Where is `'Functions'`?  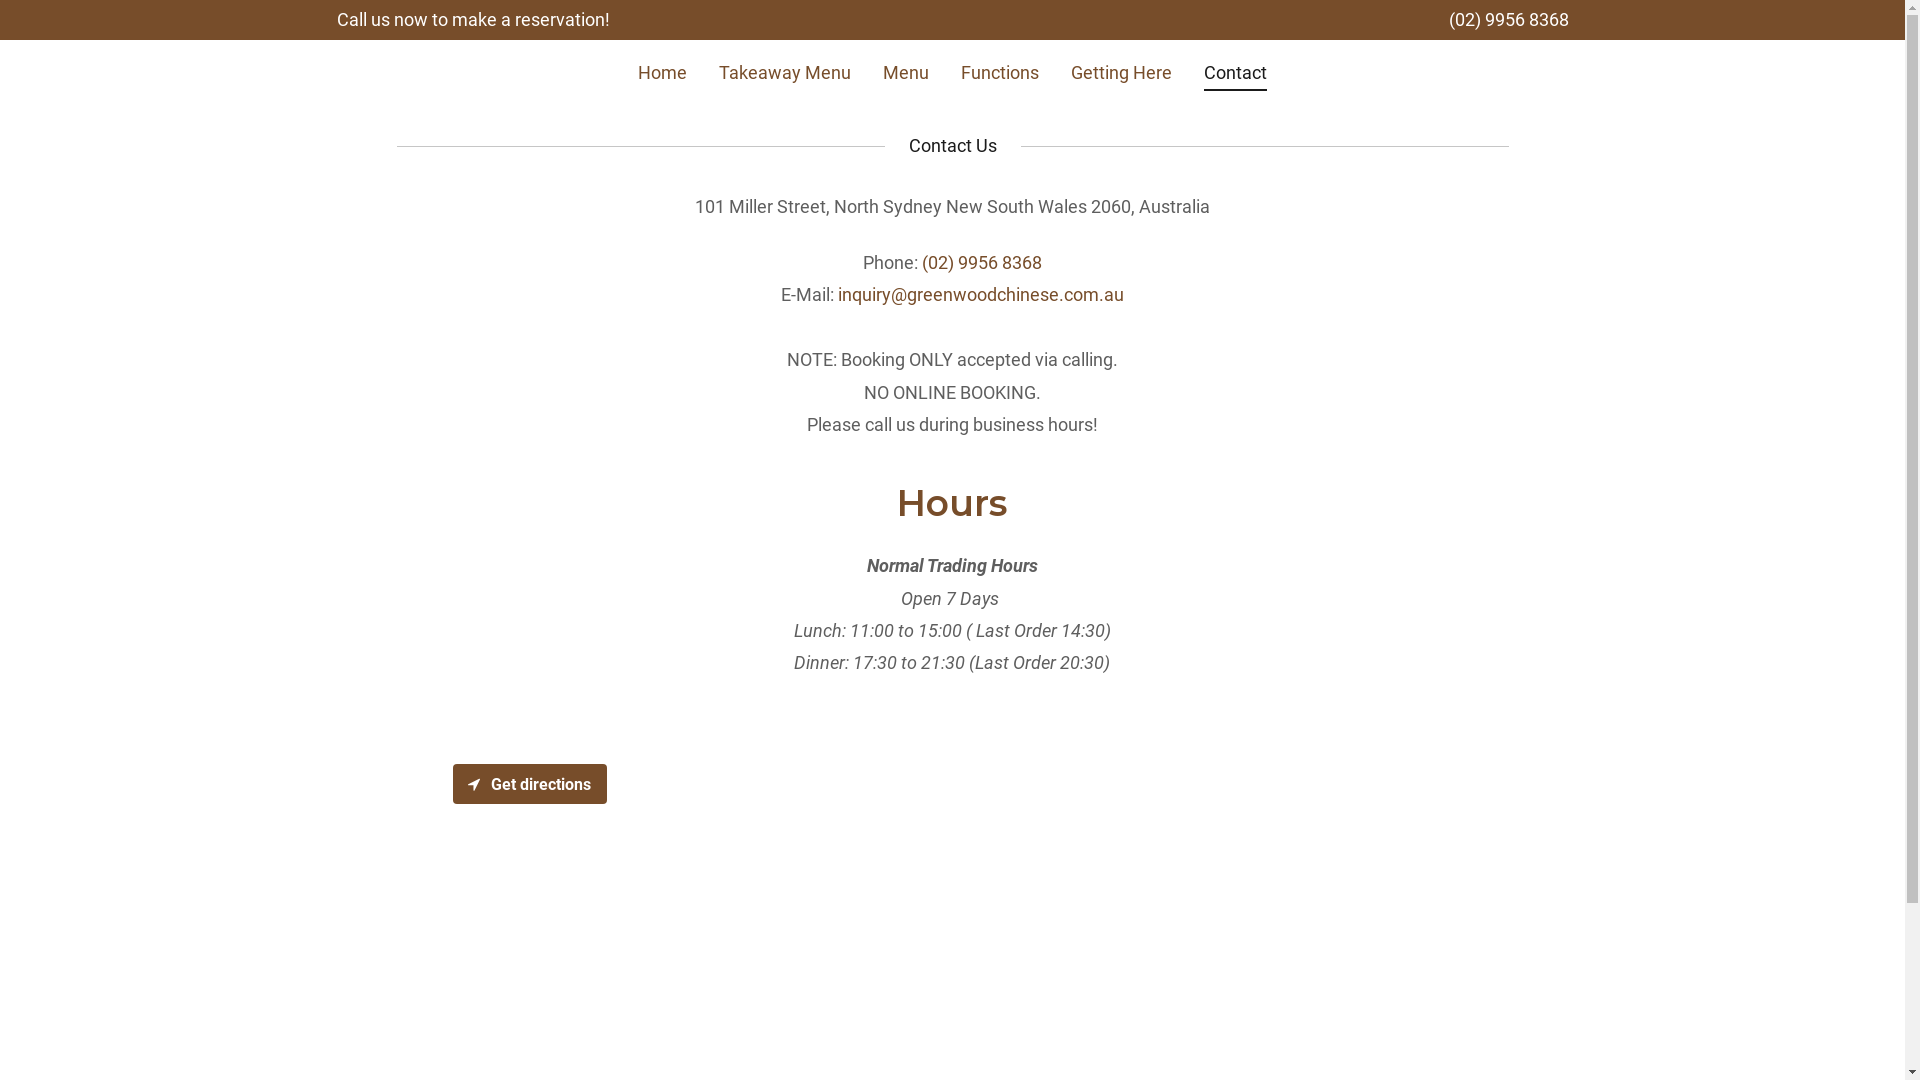 'Functions' is located at coordinates (999, 71).